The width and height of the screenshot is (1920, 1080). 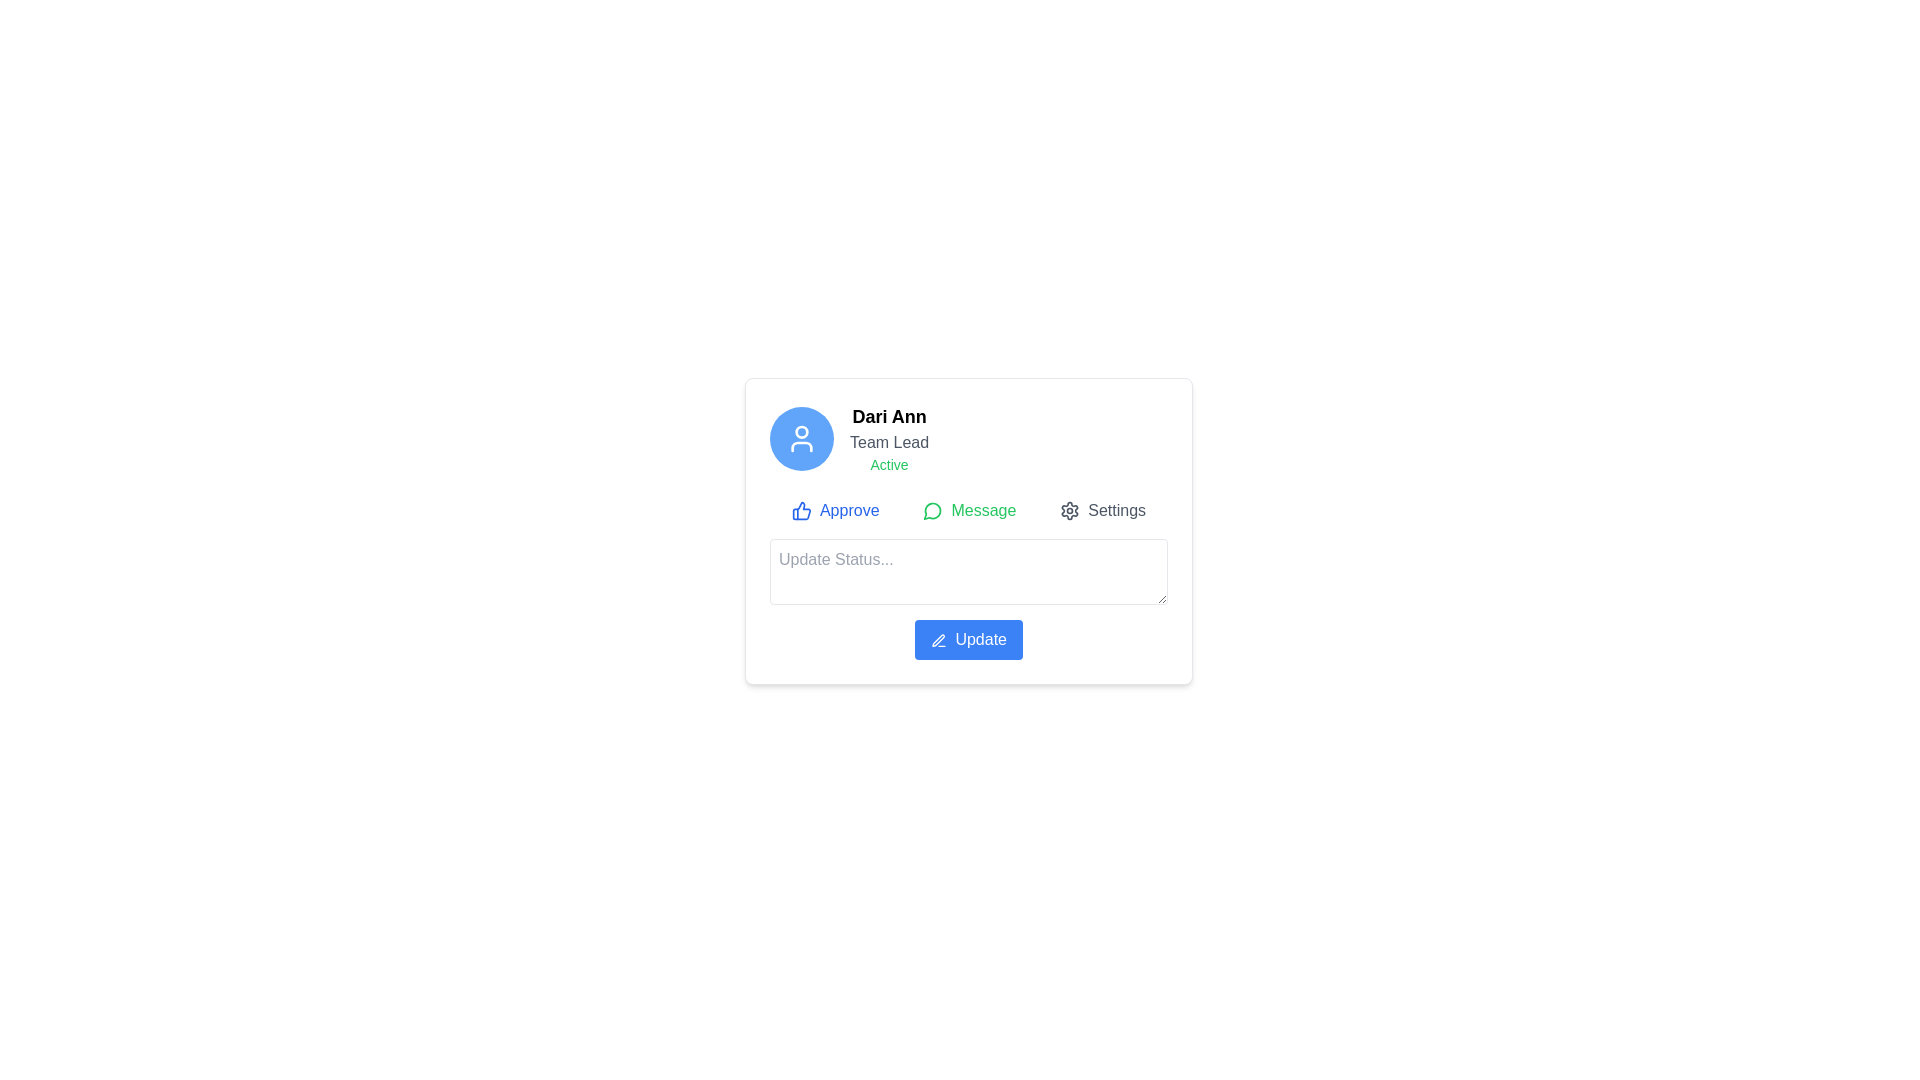 What do you see at coordinates (1069, 509) in the screenshot?
I see `the gear icon located` at bounding box center [1069, 509].